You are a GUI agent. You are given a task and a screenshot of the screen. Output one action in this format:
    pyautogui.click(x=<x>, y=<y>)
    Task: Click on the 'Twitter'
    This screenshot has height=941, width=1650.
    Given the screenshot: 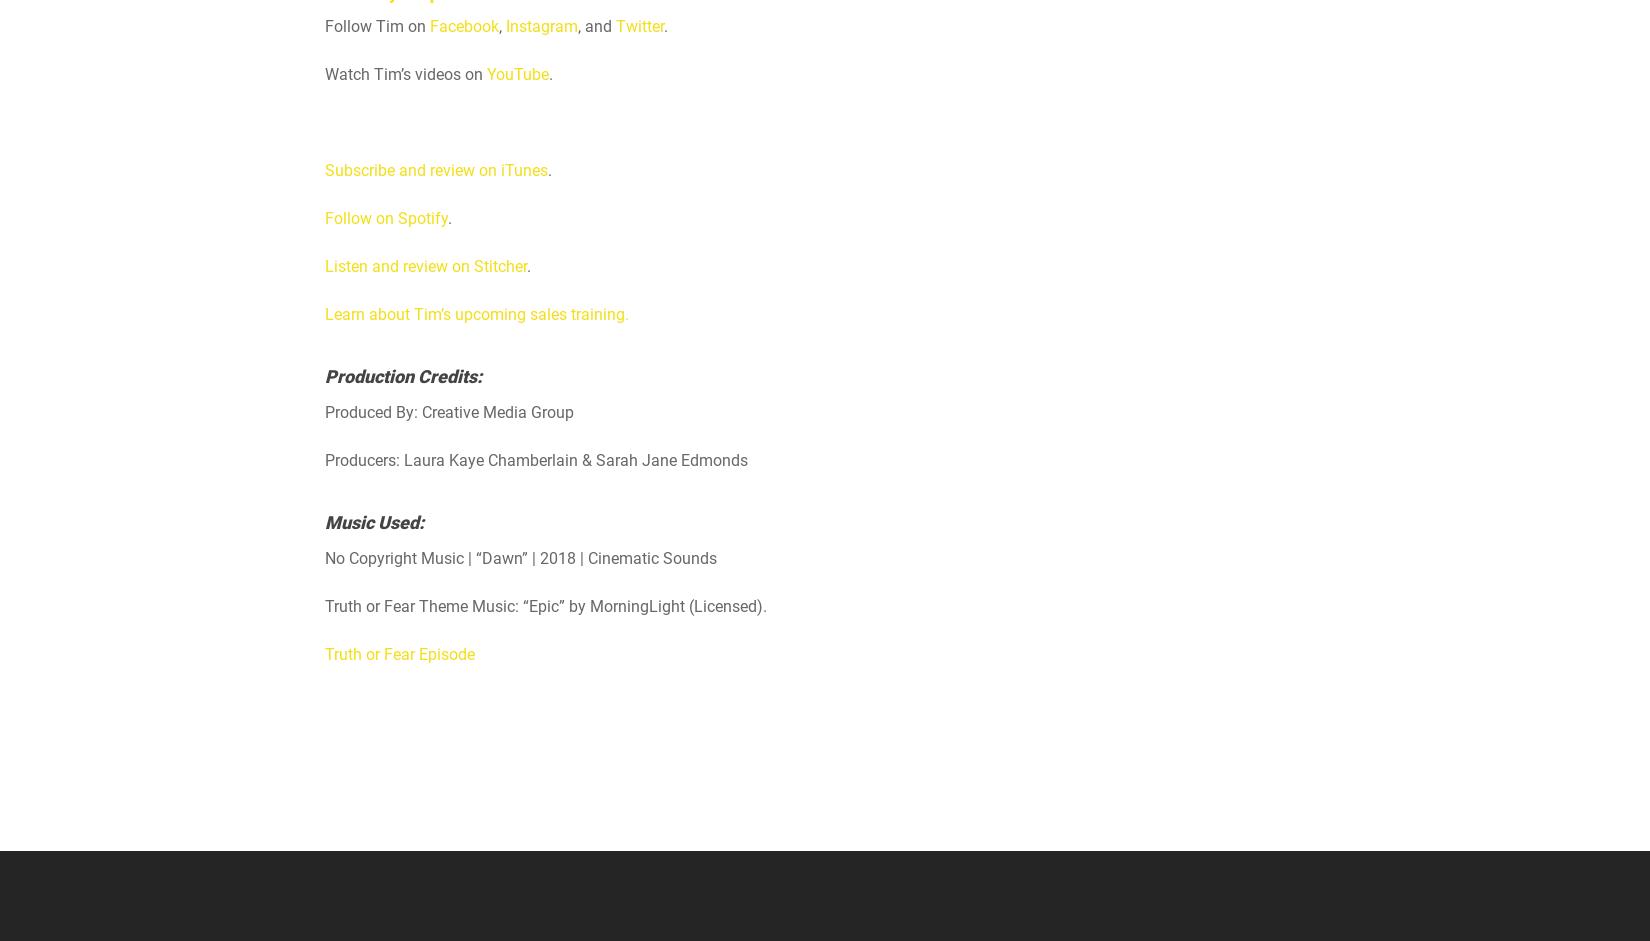 What is the action you would take?
    pyautogui.click(x=639, y=26)
    